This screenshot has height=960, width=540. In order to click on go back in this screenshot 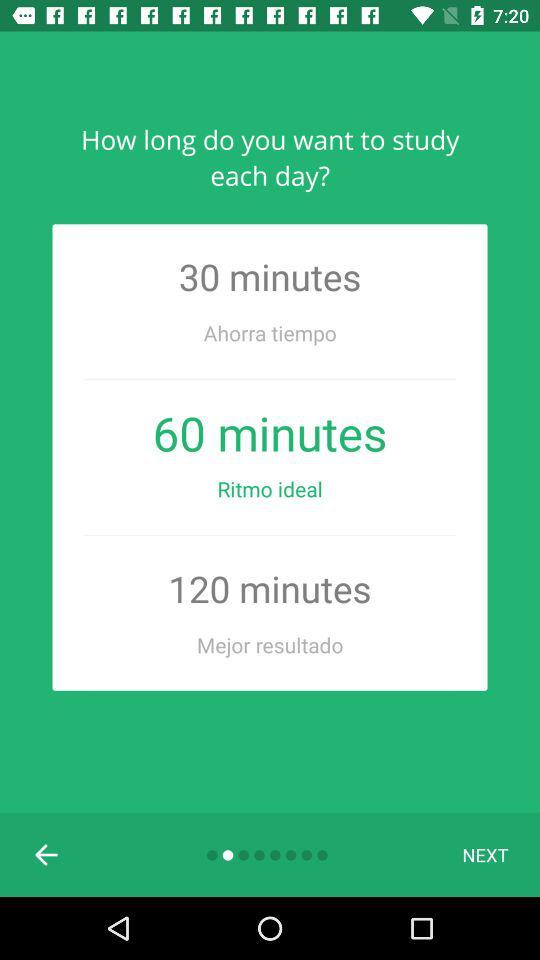, I will do `click(47, 853)`.